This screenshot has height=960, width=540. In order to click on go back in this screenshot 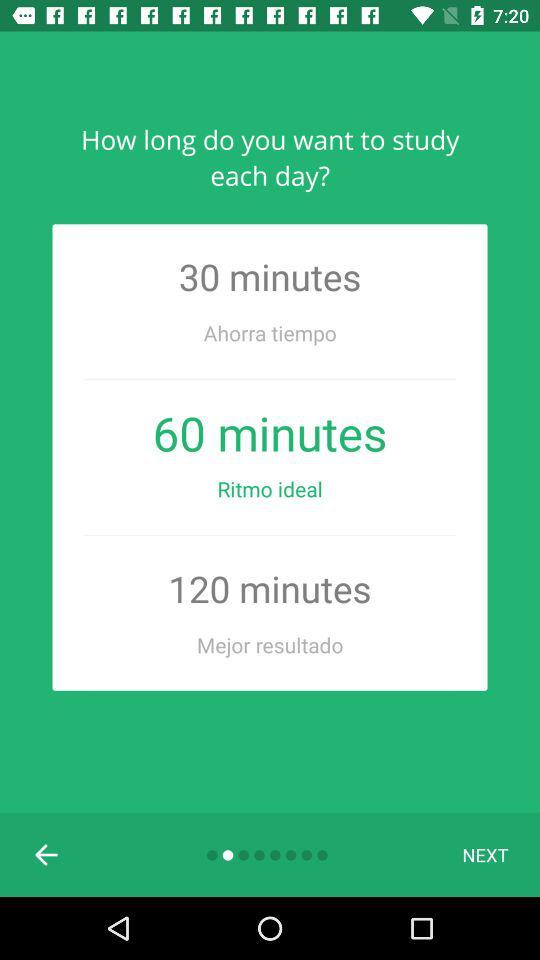, I will do `click(47, 853)`.